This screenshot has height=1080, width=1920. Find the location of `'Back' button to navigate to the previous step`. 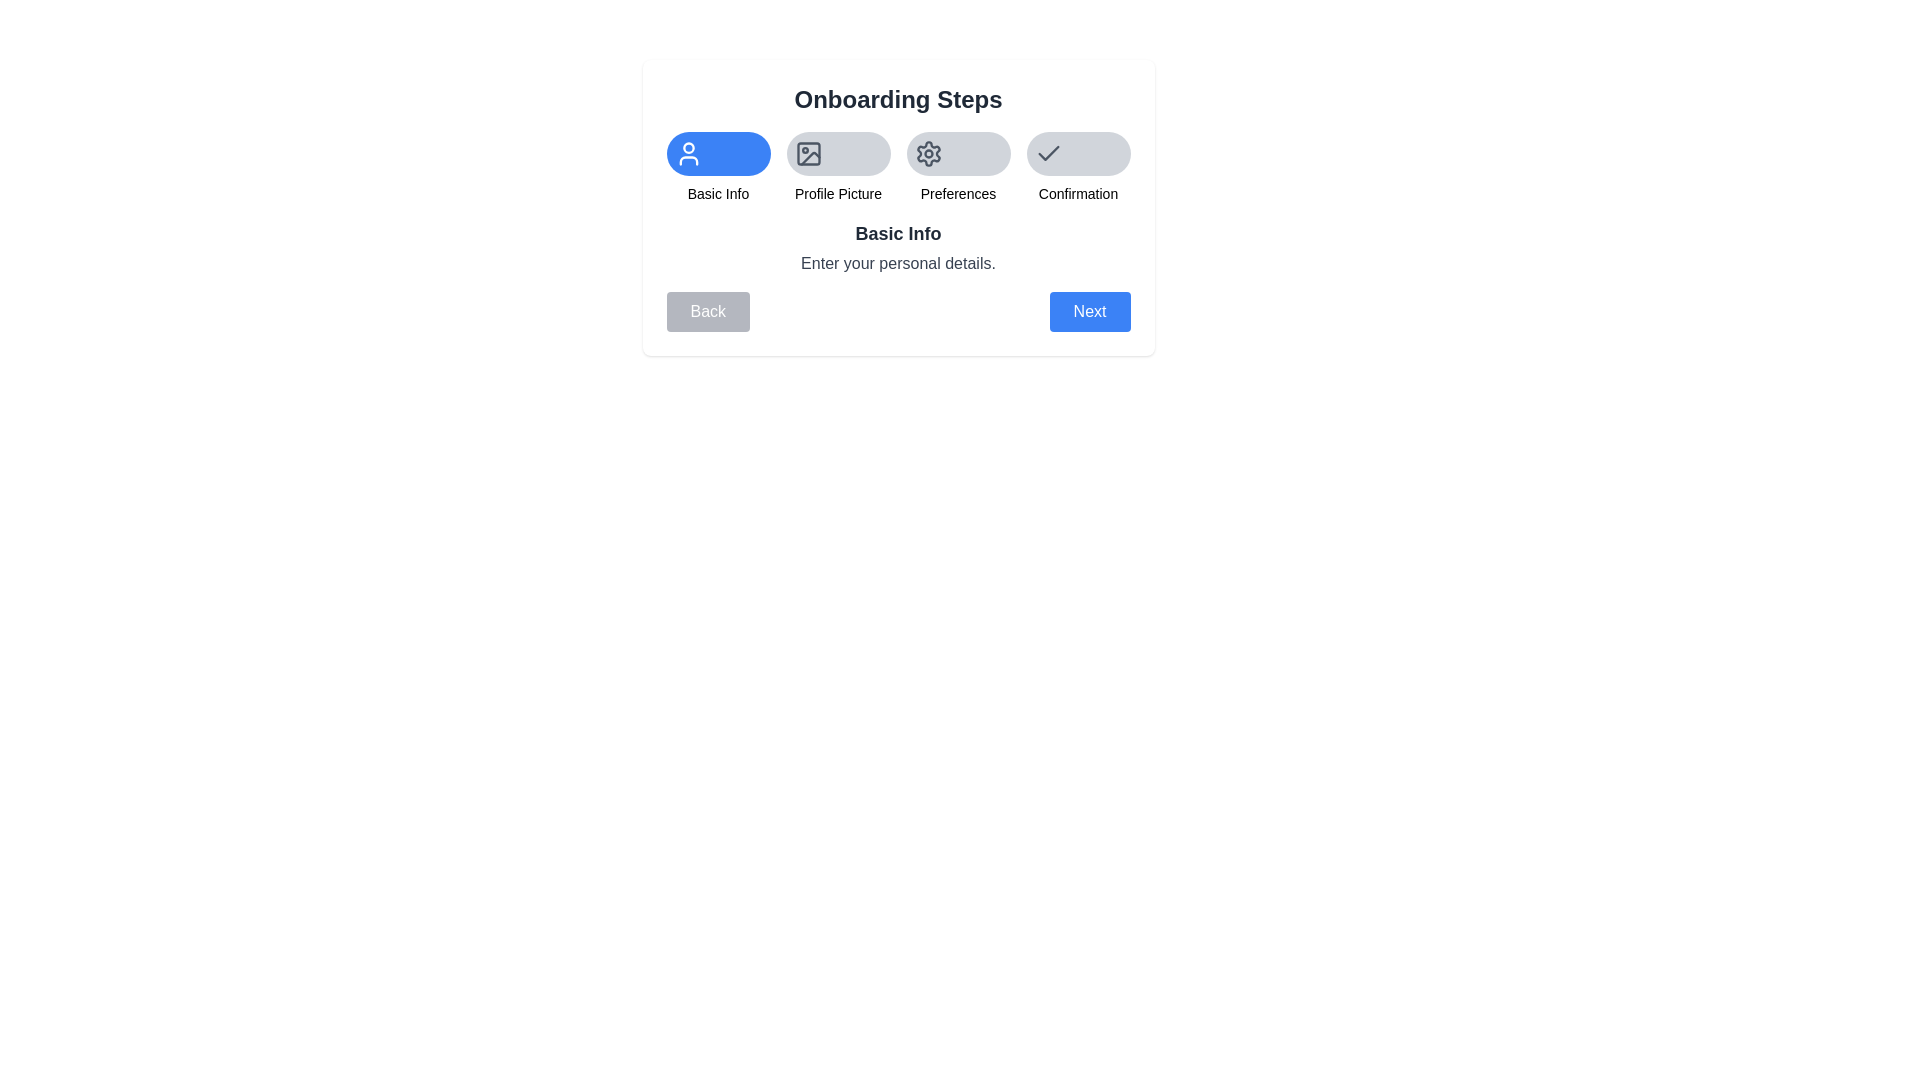

'Back' button to navigate to the previous step is located at coordinates (708, 312).